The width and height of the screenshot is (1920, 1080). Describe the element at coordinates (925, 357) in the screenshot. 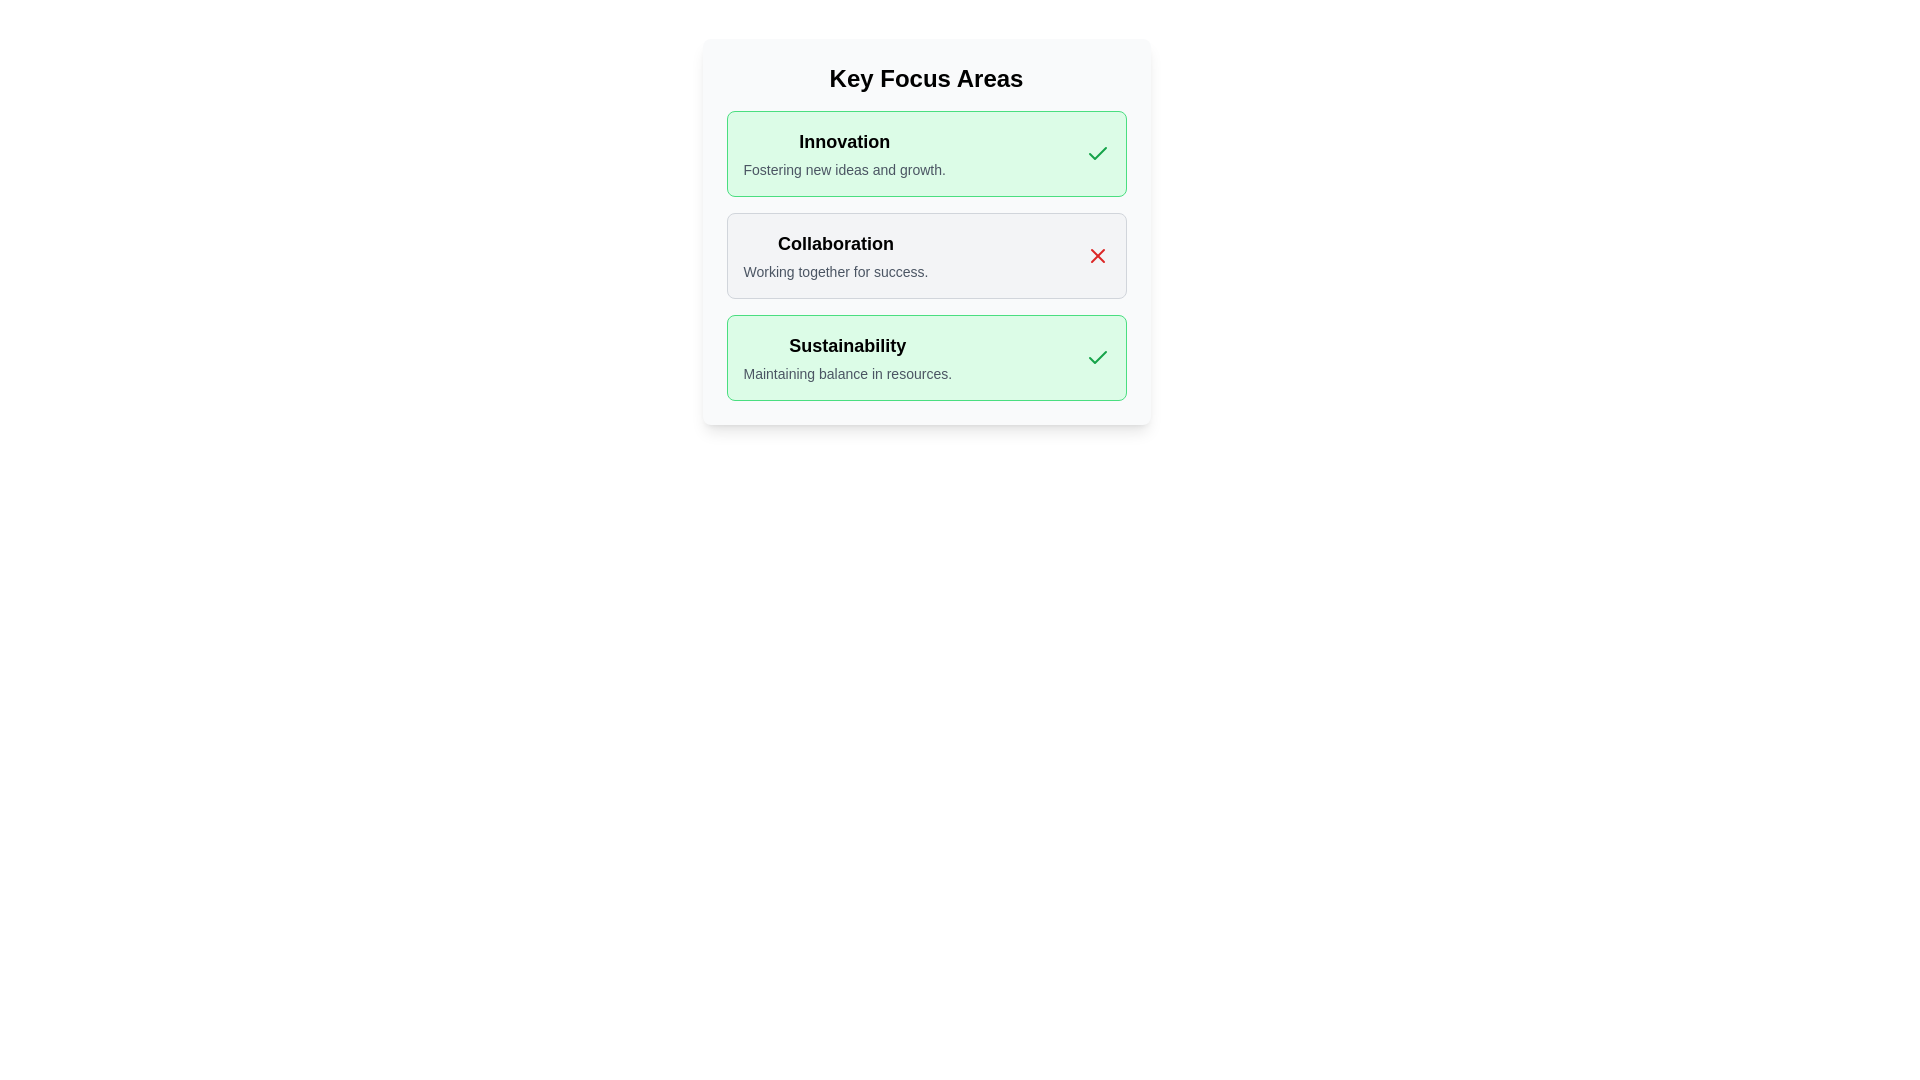

I see `the chip labeled Sustainability to observe the hover effect` at that location.